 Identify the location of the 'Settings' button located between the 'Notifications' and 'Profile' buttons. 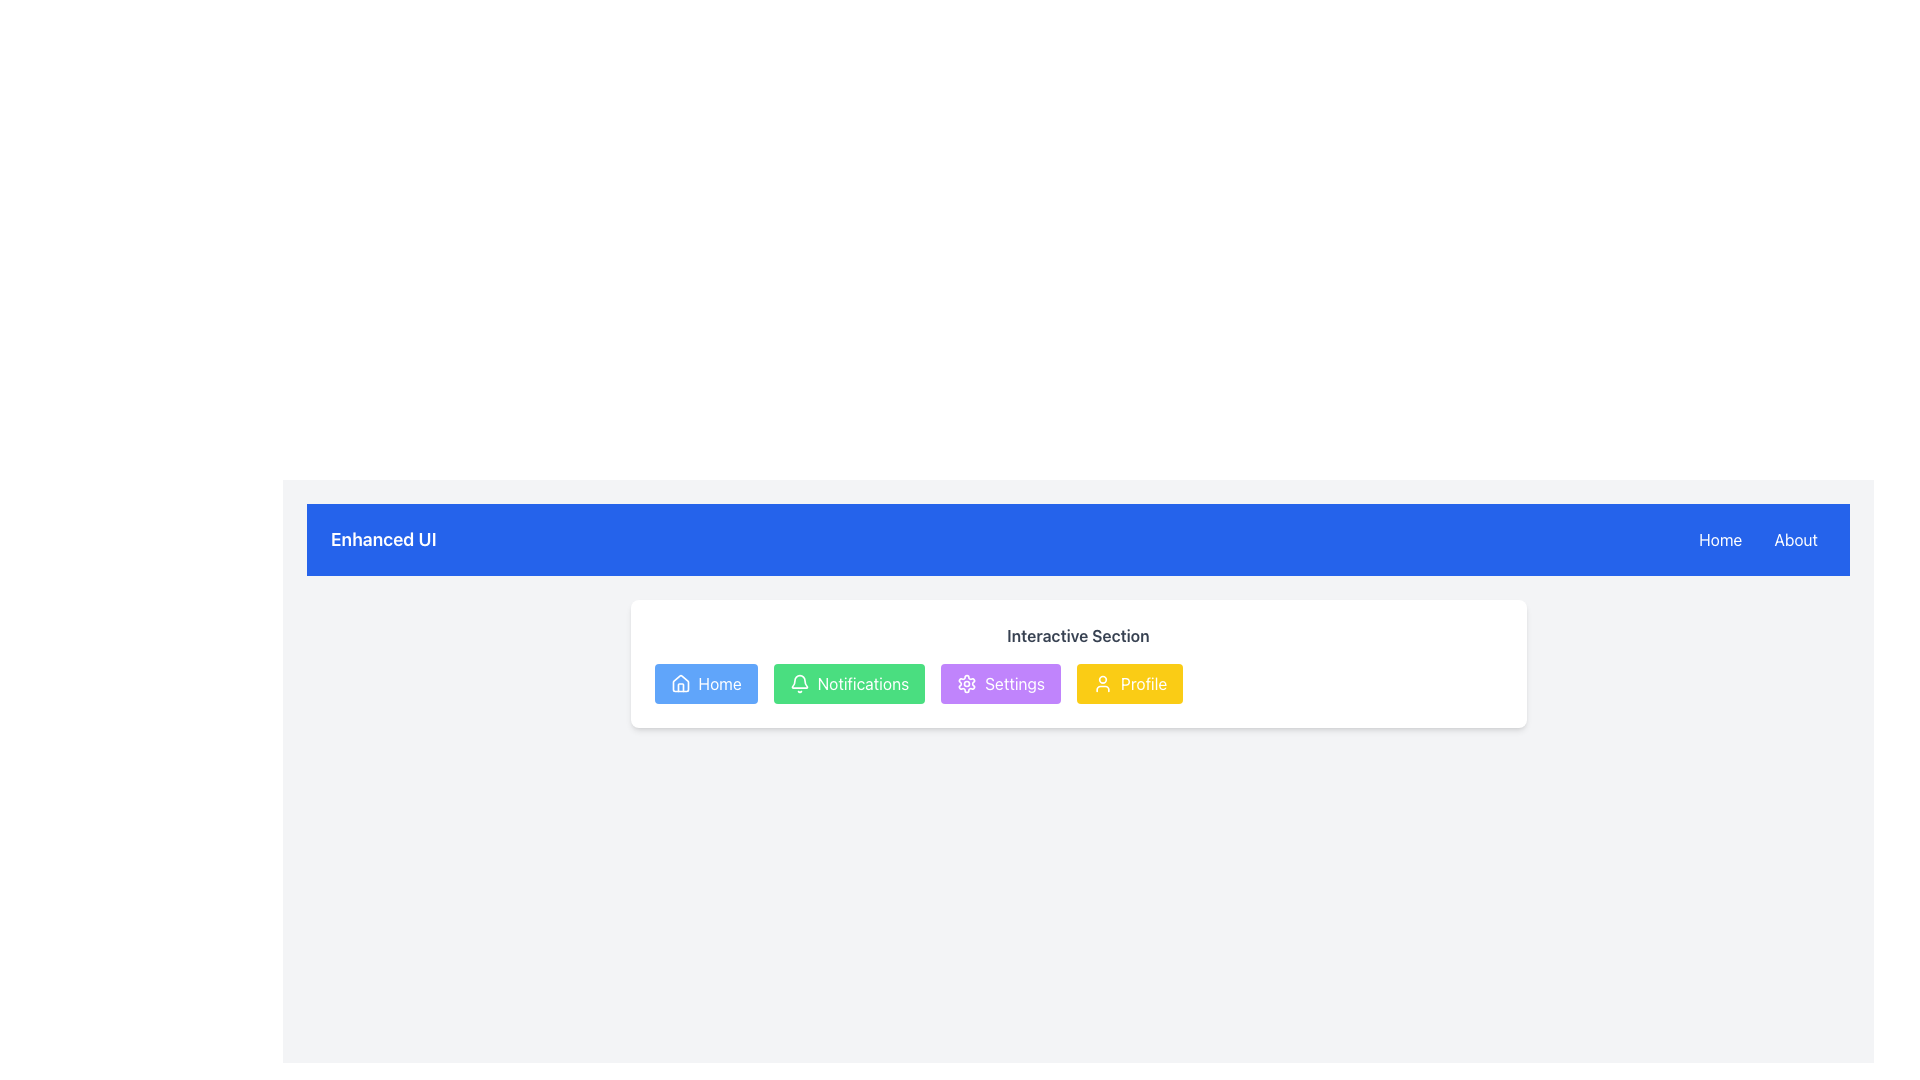
(1001, 682).